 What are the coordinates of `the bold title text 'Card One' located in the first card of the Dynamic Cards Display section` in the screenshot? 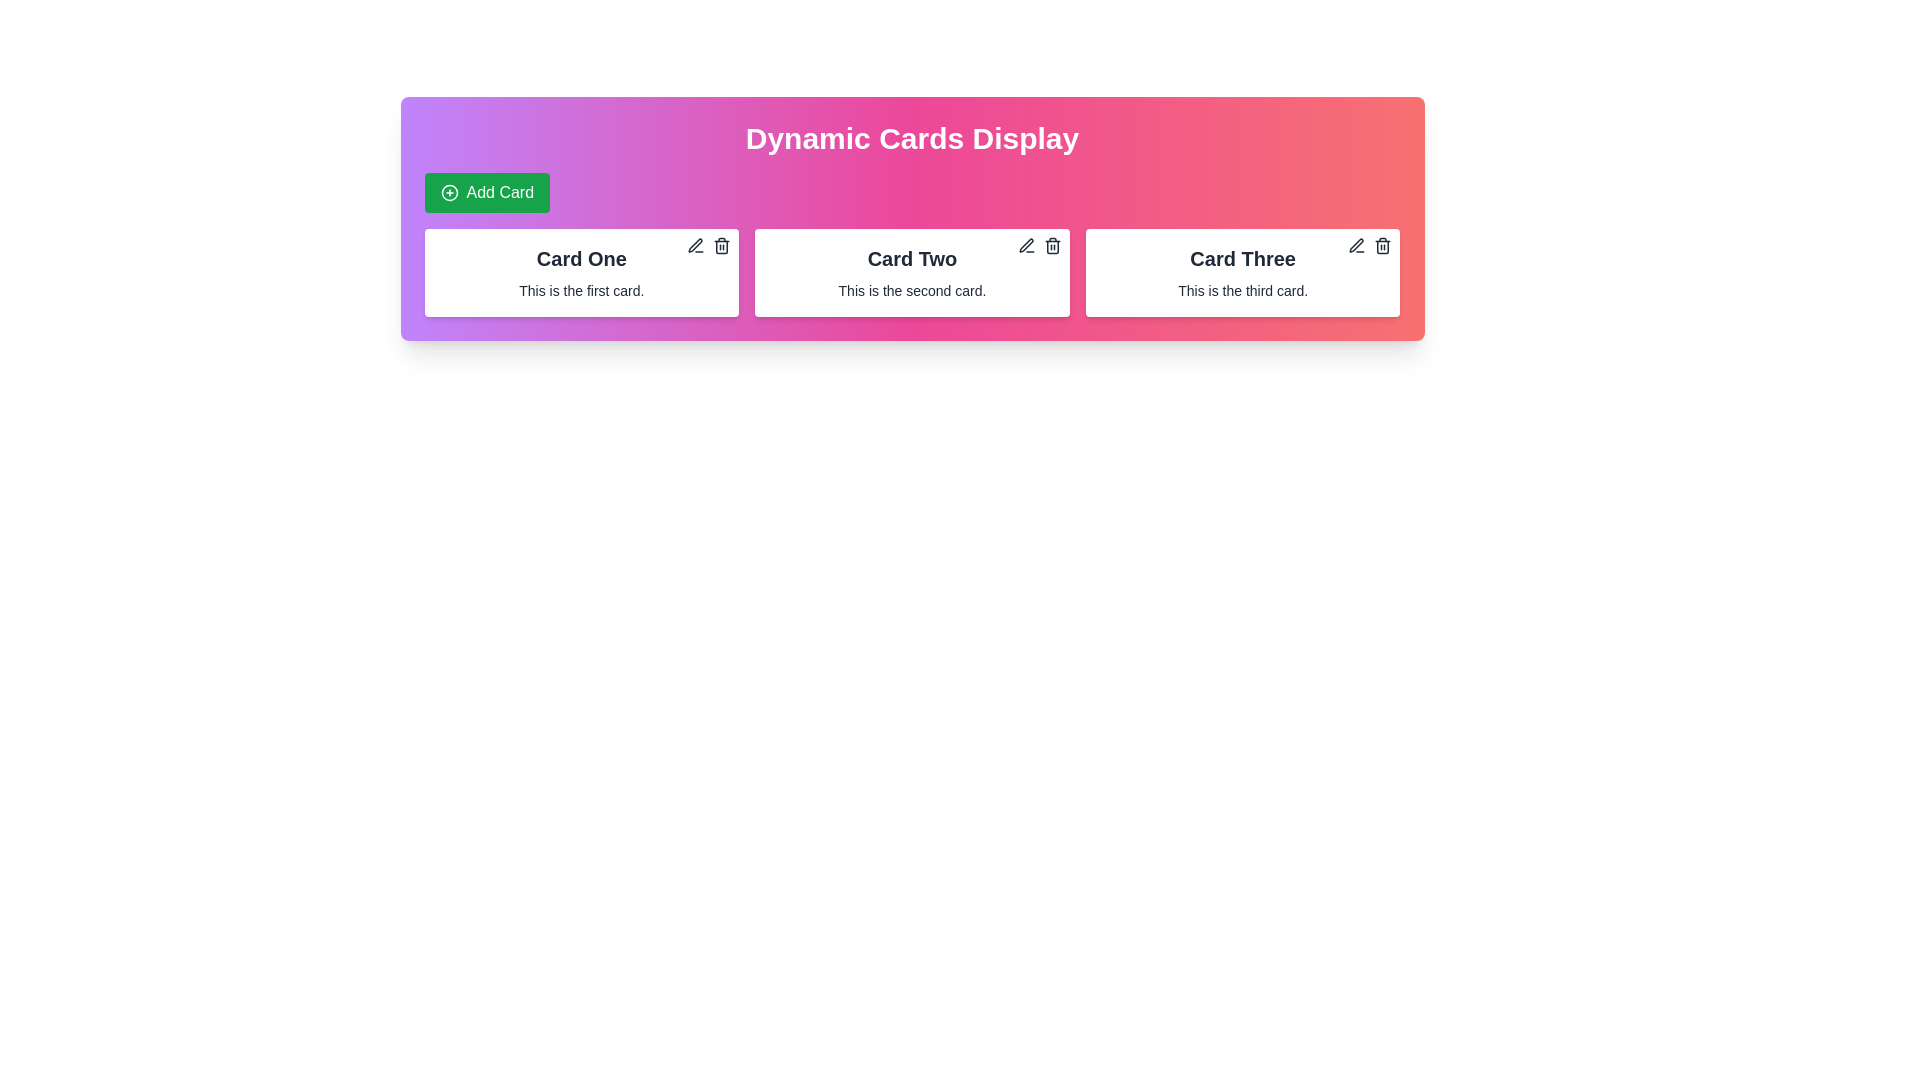 It's located at (580, 257).